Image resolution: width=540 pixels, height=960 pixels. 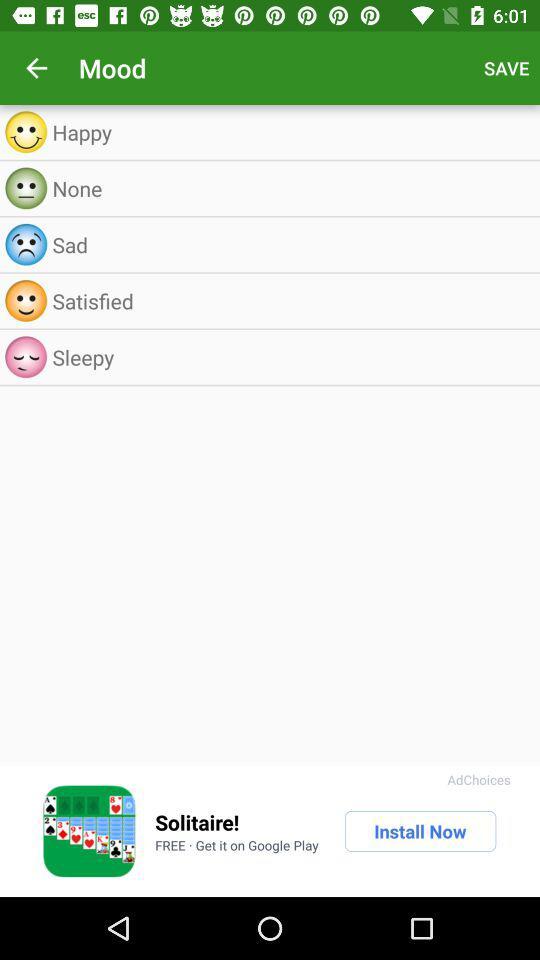 What do you see at coordinates (88, 831) in the screenshot?
I see `by clicking this icon you will be directed to install the solitaire app` at bounding box center [88, 831].